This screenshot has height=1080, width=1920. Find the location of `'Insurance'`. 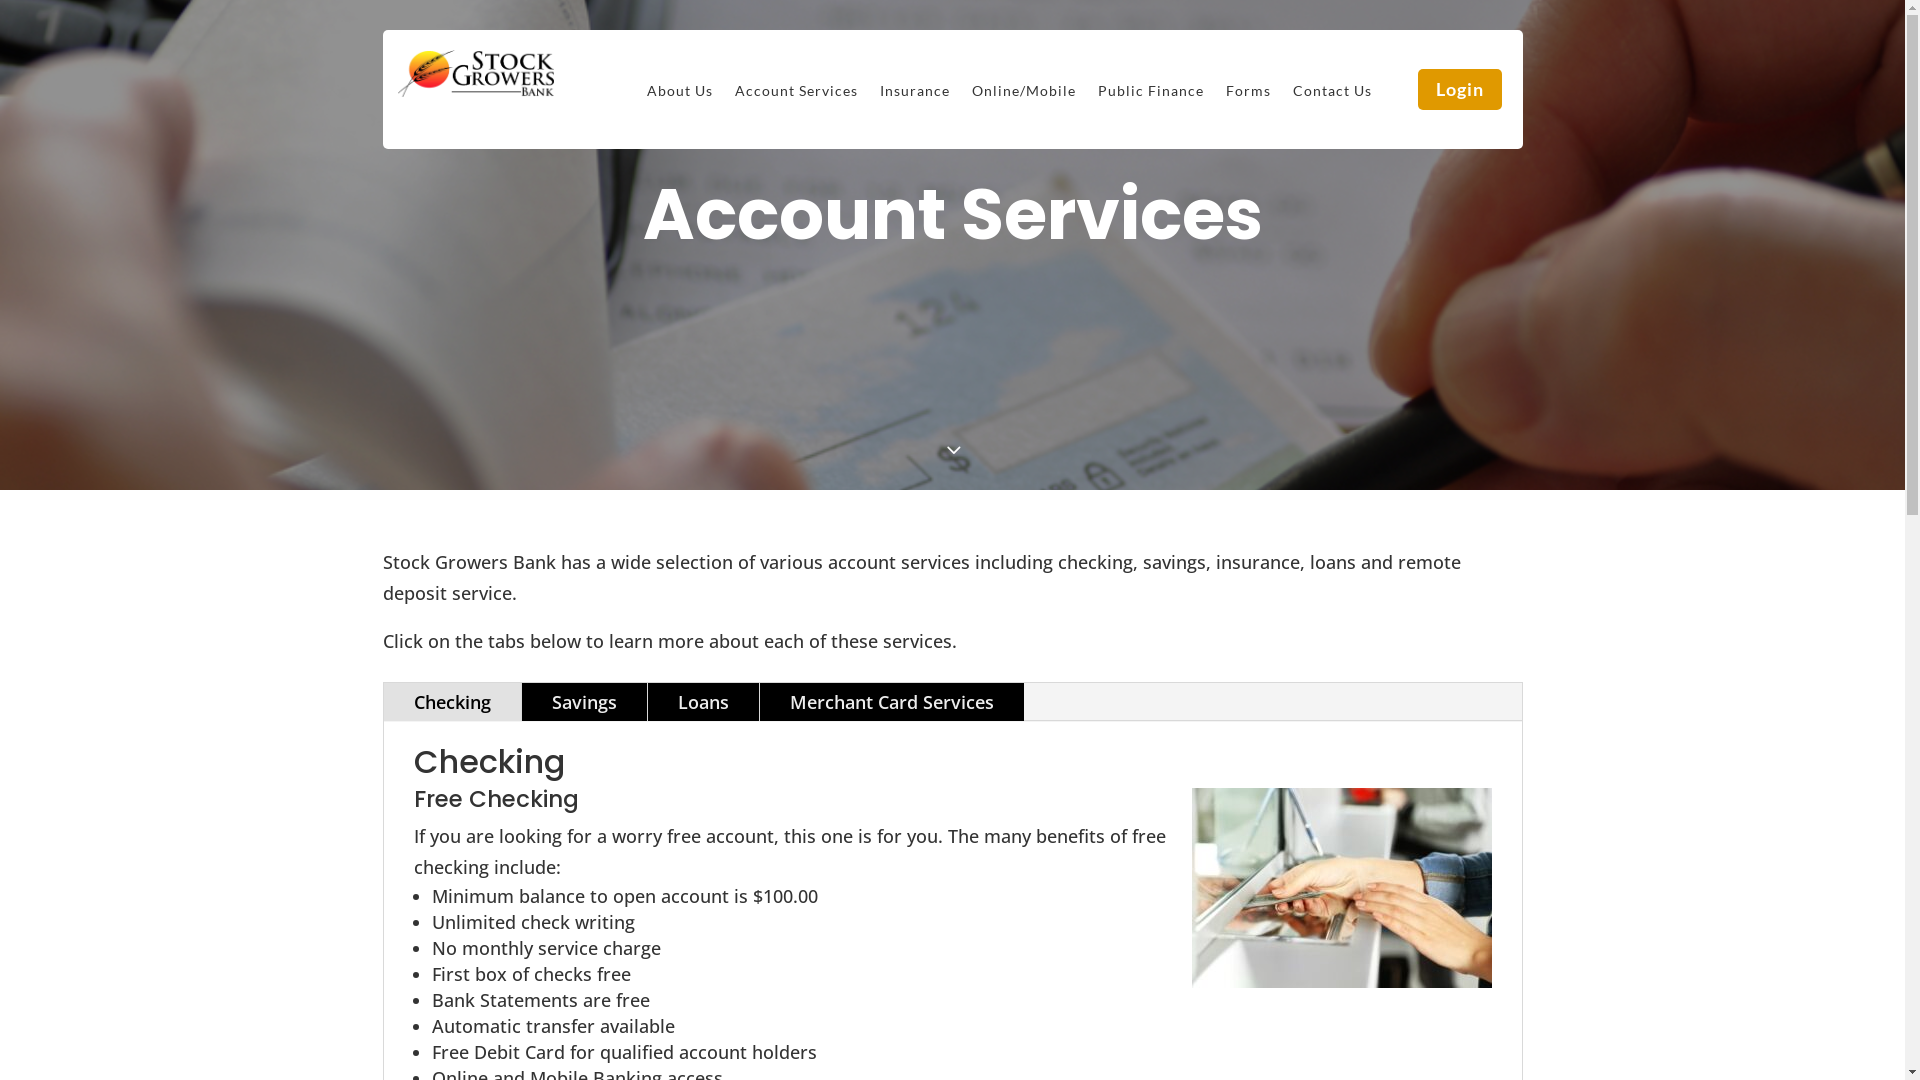

'Insurance' is located at coordinates (914, 95).